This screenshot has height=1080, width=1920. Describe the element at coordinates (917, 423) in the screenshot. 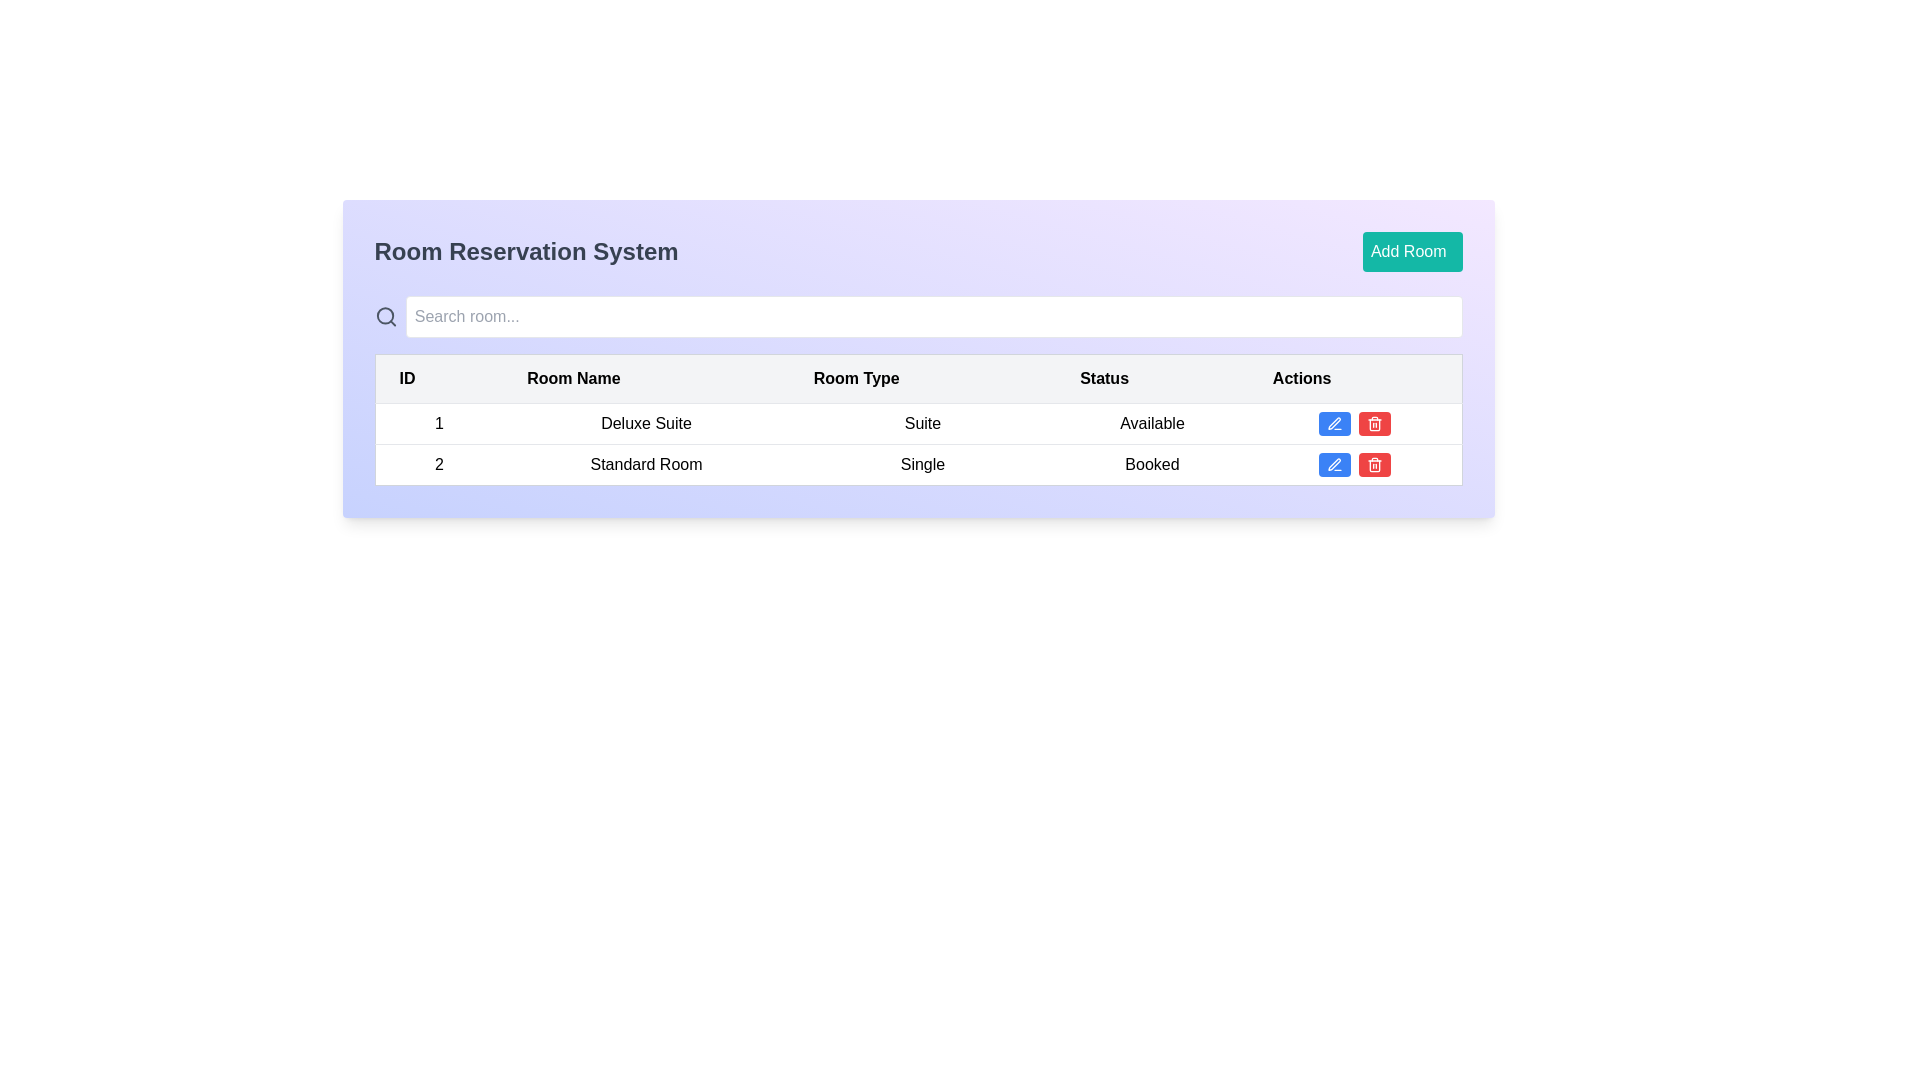

I see `the first row in the table displaying room information such as '1', 'Deluxe Suite', 'Suite', and 'Available' for details` at that location.